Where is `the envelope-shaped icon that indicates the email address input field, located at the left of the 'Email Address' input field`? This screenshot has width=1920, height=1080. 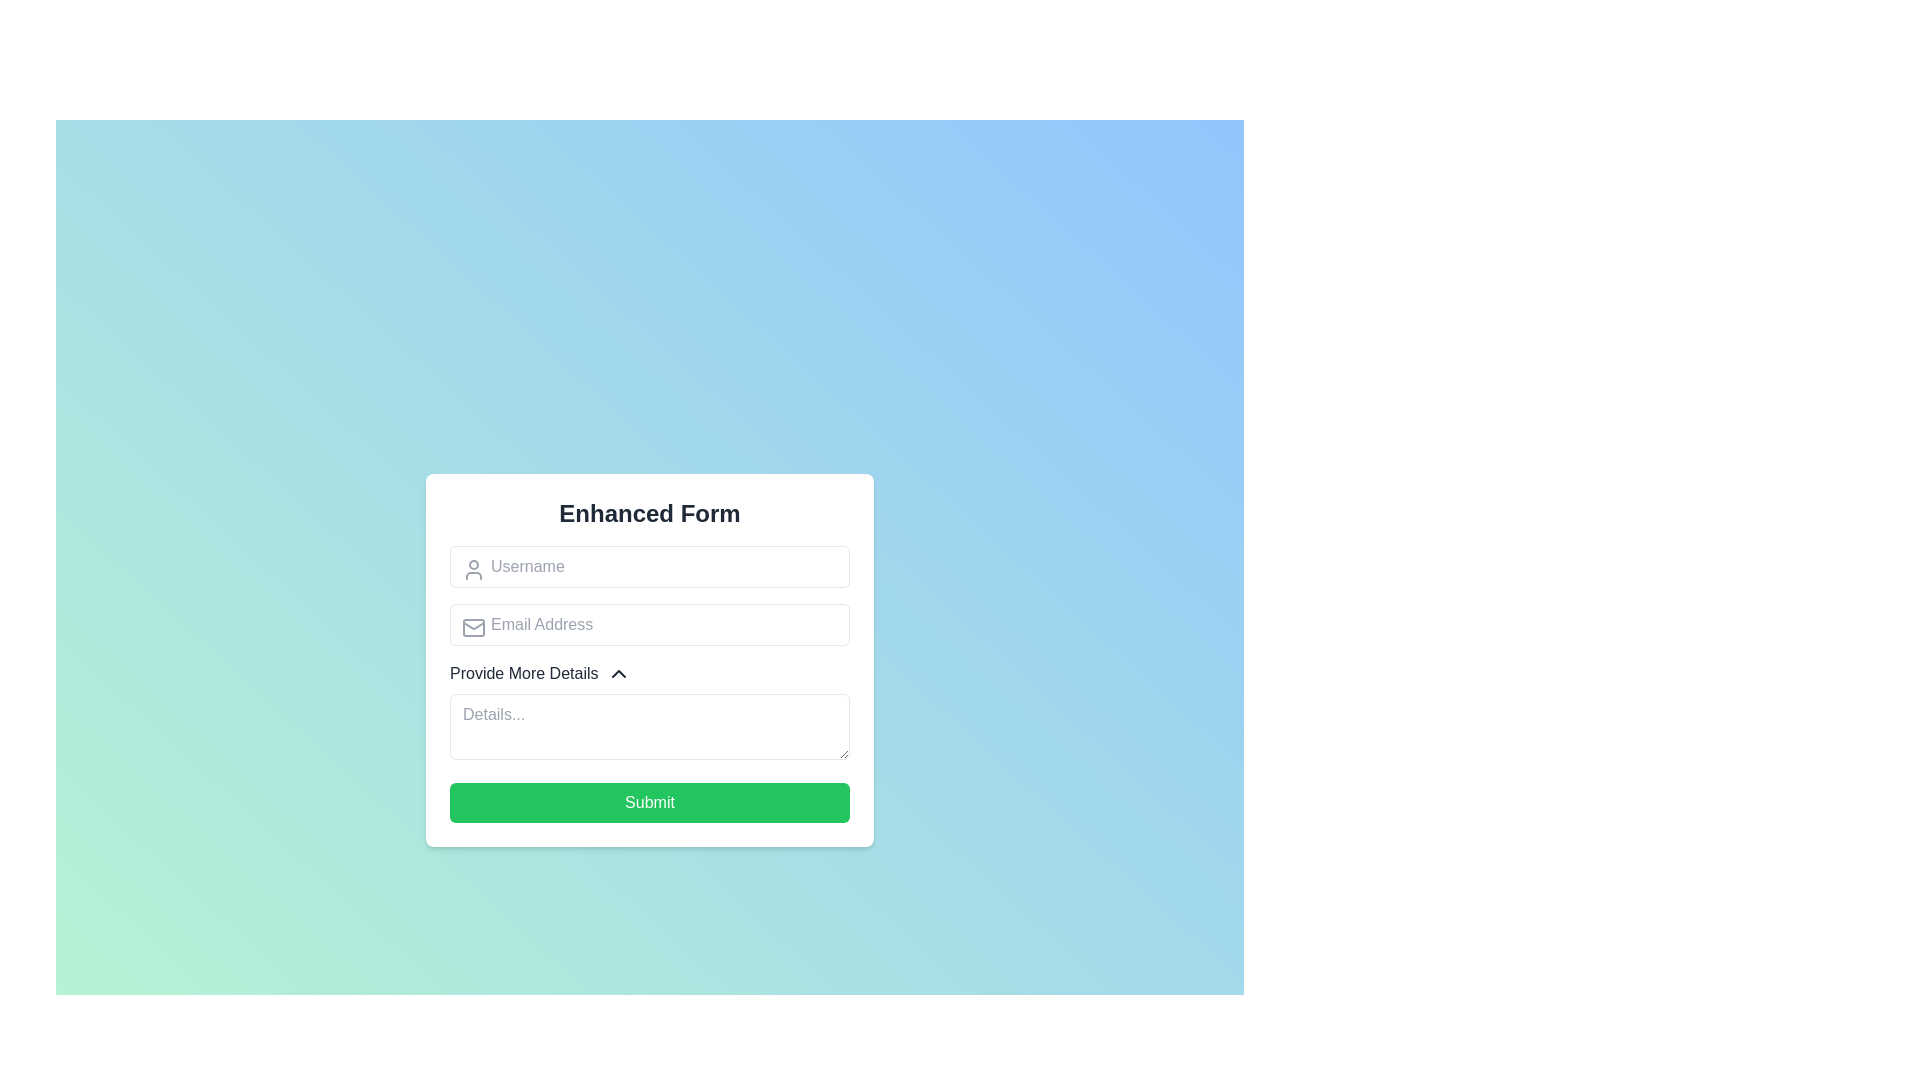 the envelope-shaped icon that indicates the email address input field, located at the left of the 'Email Address' input field is located at coordinates (473, 623).